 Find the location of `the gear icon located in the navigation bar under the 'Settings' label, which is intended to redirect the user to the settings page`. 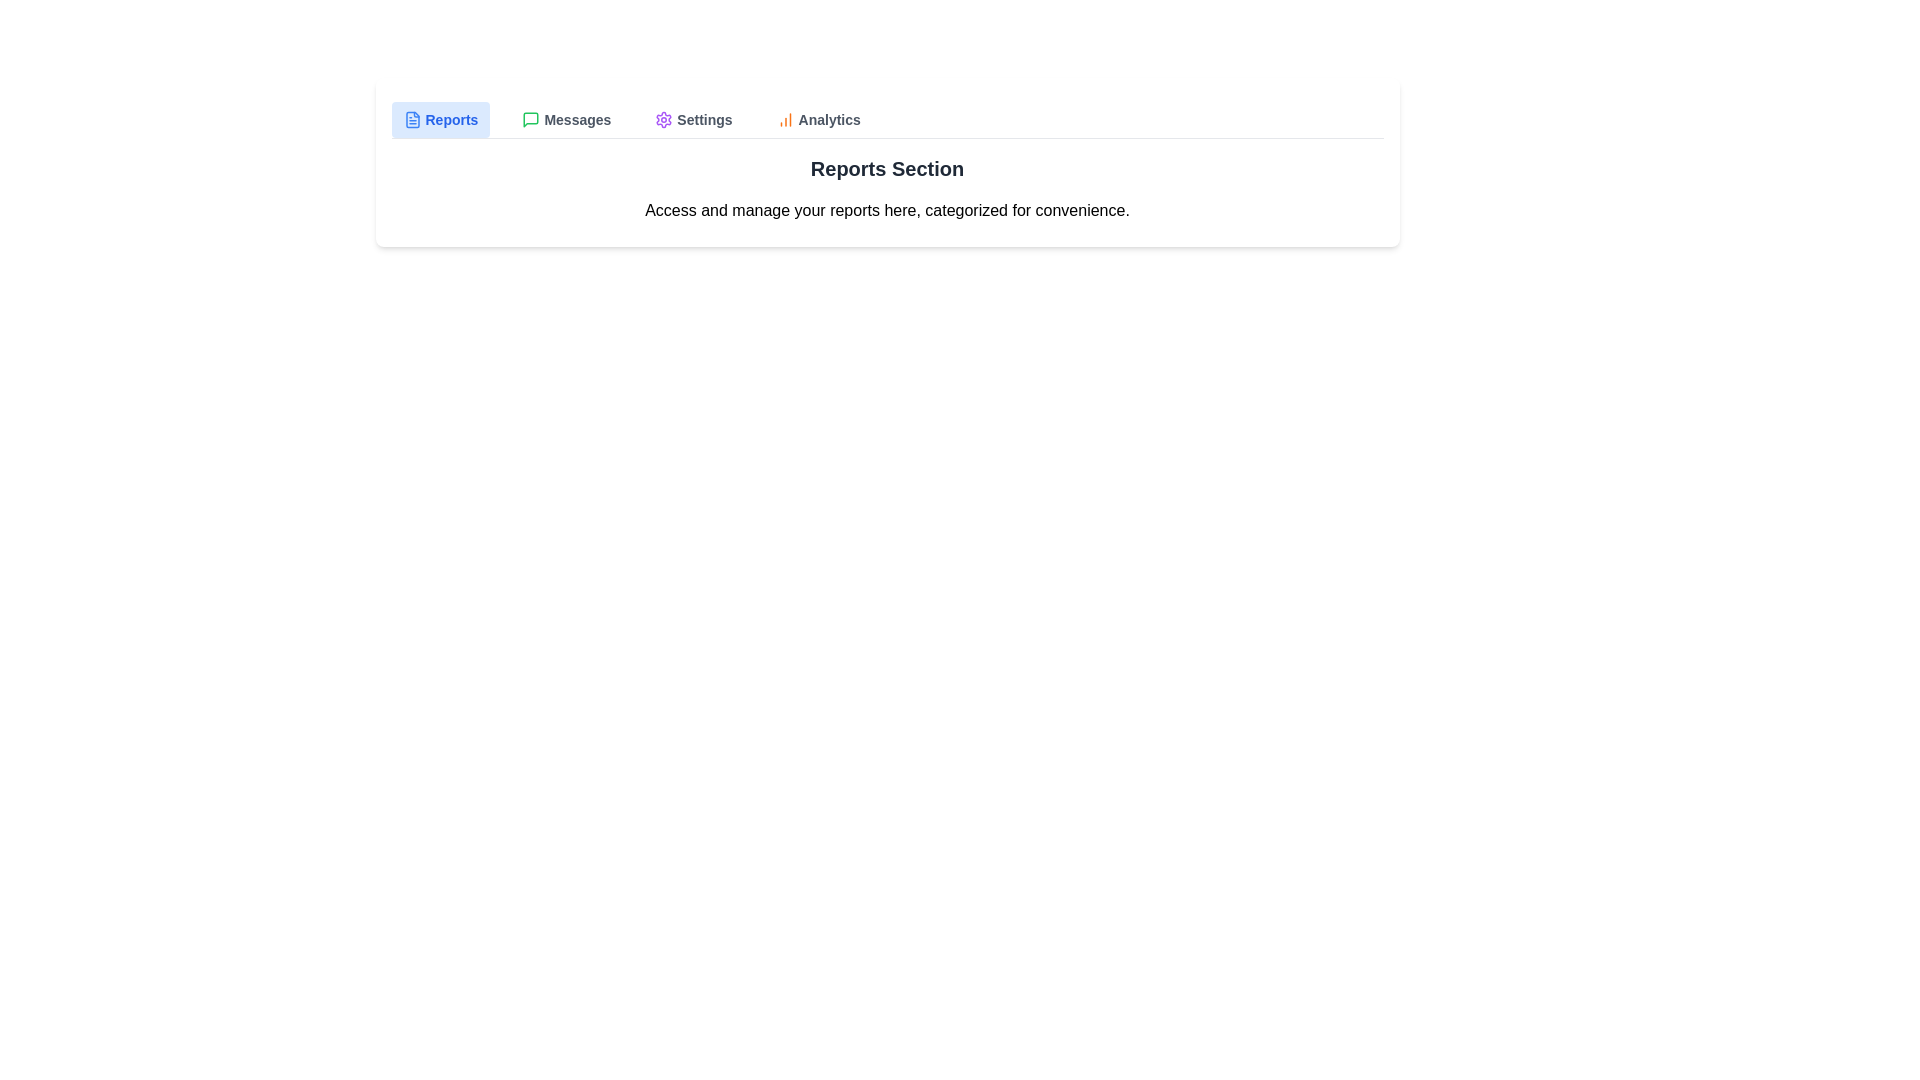

the gear icon located in the navigation bar under the 'Settings' label, which is intended to redirect the user to the settings page is located at coordinates (664, 119).